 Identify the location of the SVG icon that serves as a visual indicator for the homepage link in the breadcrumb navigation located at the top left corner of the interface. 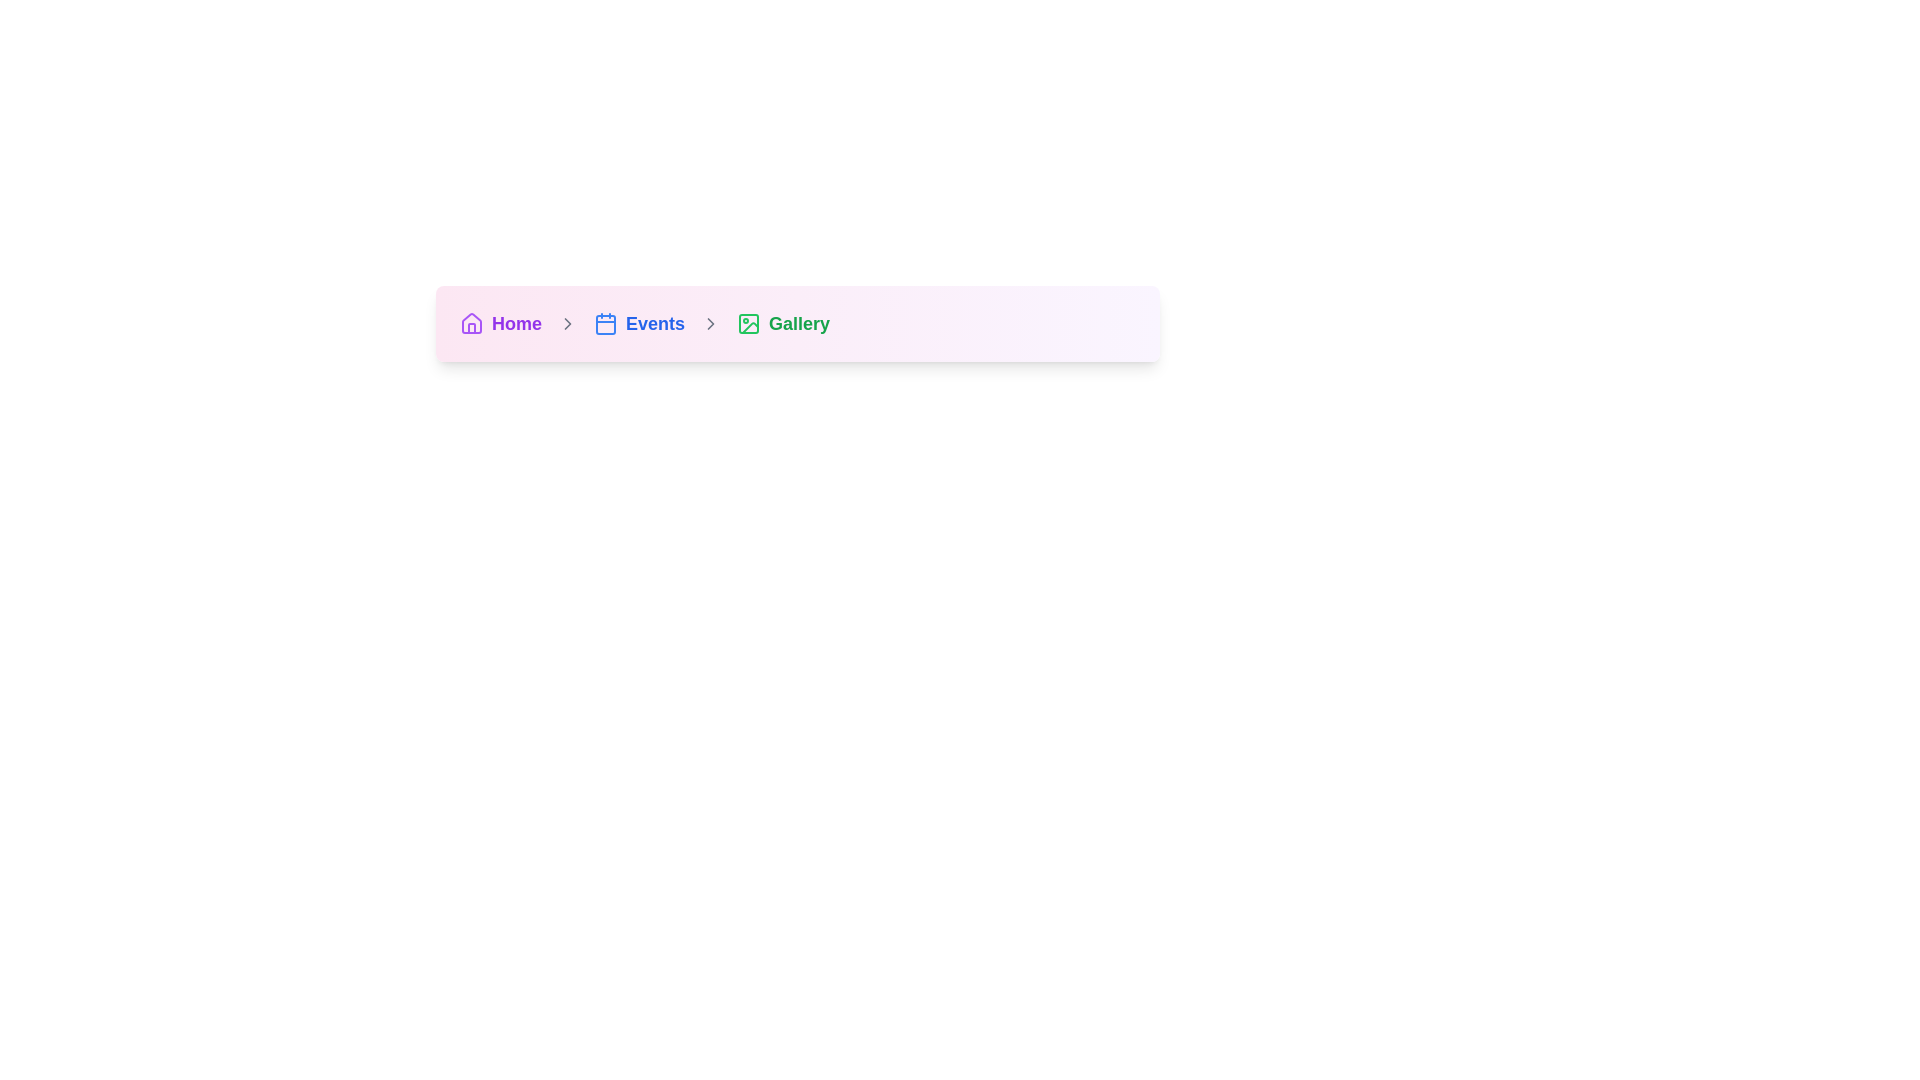
(470, 323).